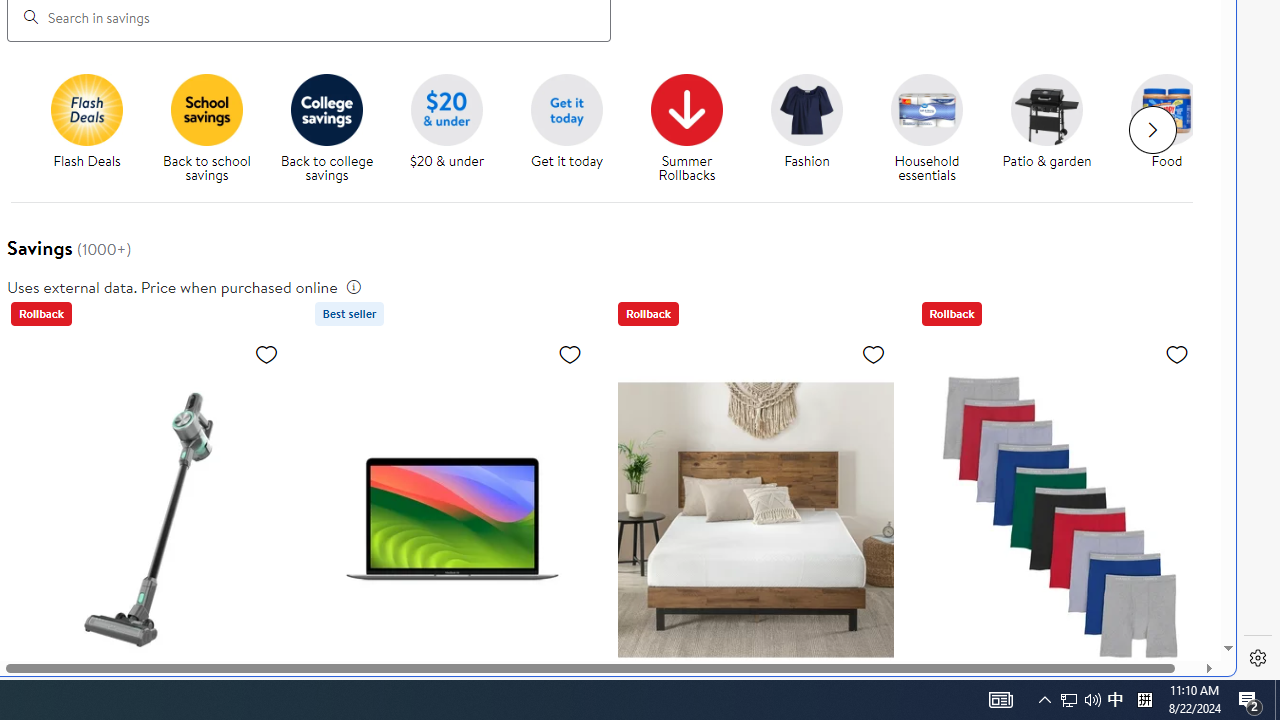 The image size is (1280, 720). Describe the element at coordinates (327, 129) in the screenshot. I see `'Back to College savings Back to college savings'` at that location.